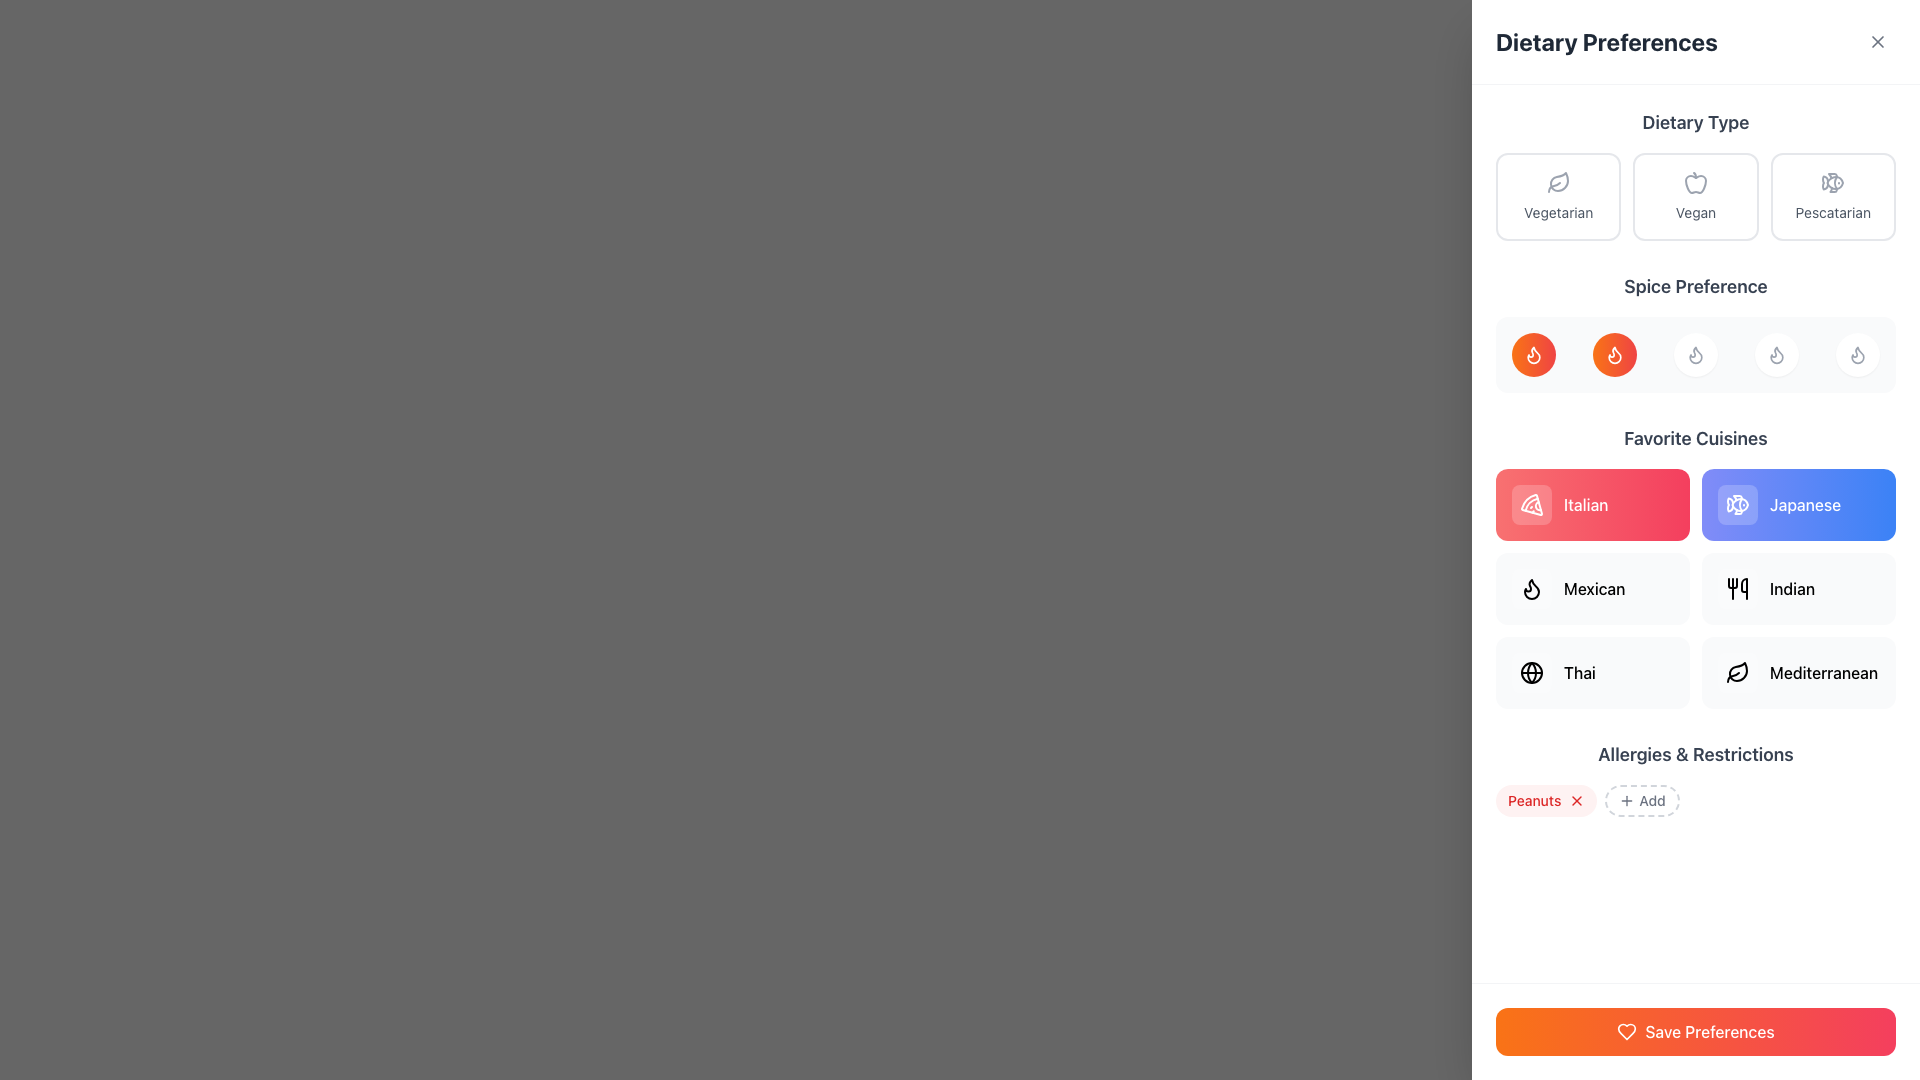 The image size is (1920, 1080). What do you see at coordinates (1694, 182) in the screenshot?
I see `the gray apple icon representing the 'Vegan' dietary choice in the 'Dietary Preferences' panel` at bounding box center [1694, 182].